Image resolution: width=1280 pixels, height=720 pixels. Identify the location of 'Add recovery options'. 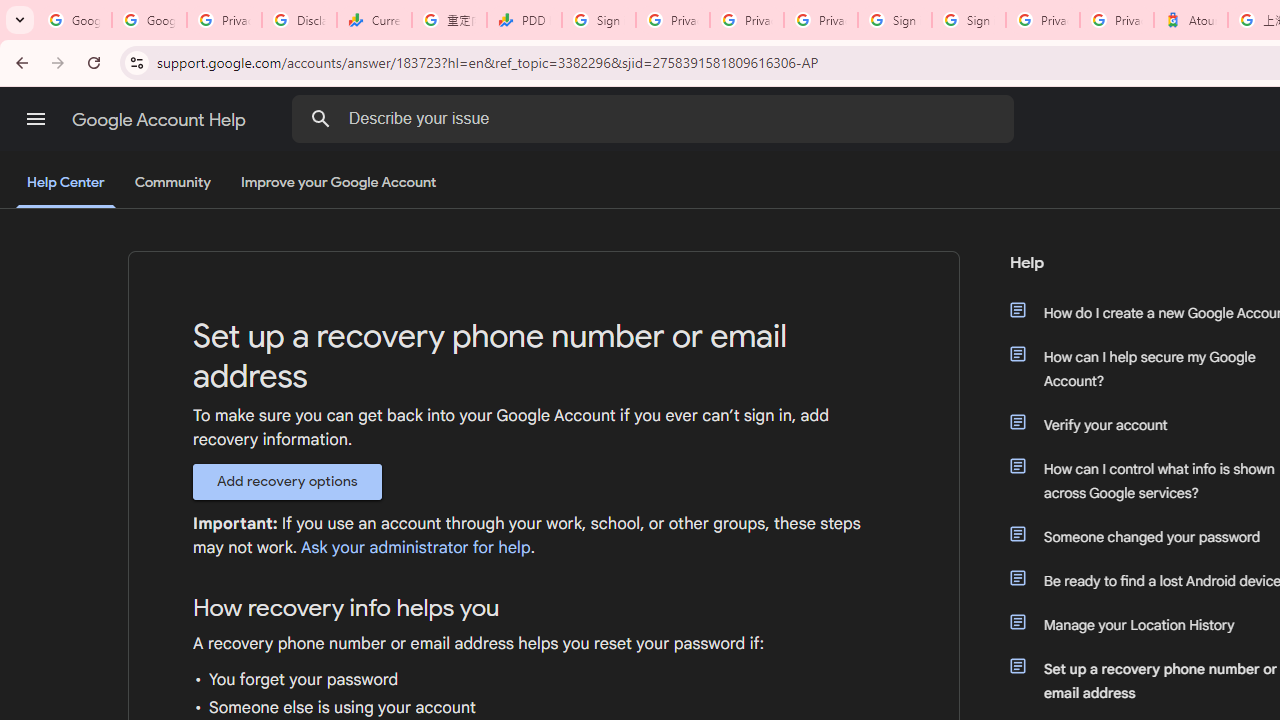
(286, 481).